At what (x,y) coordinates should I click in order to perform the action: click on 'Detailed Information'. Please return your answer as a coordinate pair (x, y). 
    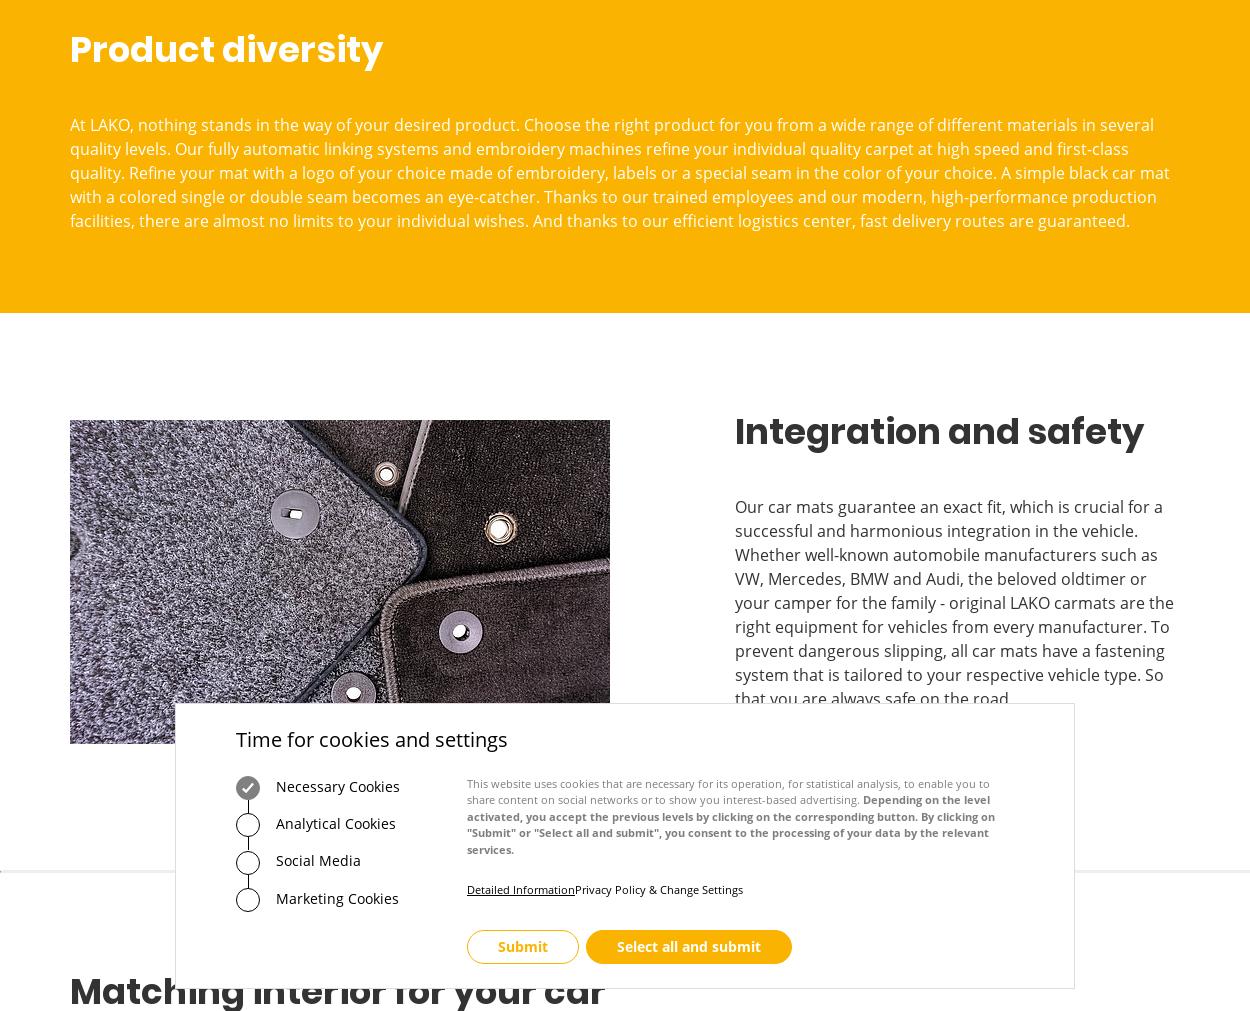
    Looking at the image, I should click on (521, 889).